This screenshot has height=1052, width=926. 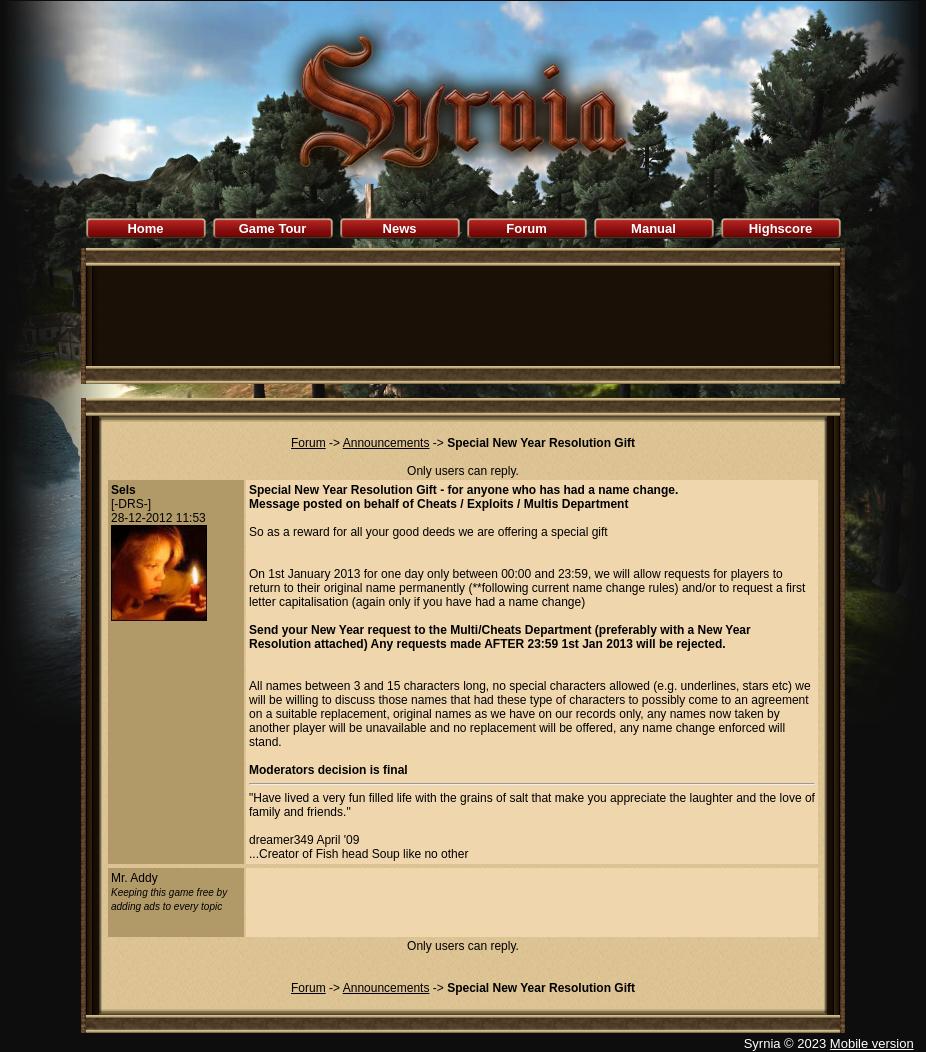 I want to click on 'Moderators decision is final', so click(x=327, y=768).